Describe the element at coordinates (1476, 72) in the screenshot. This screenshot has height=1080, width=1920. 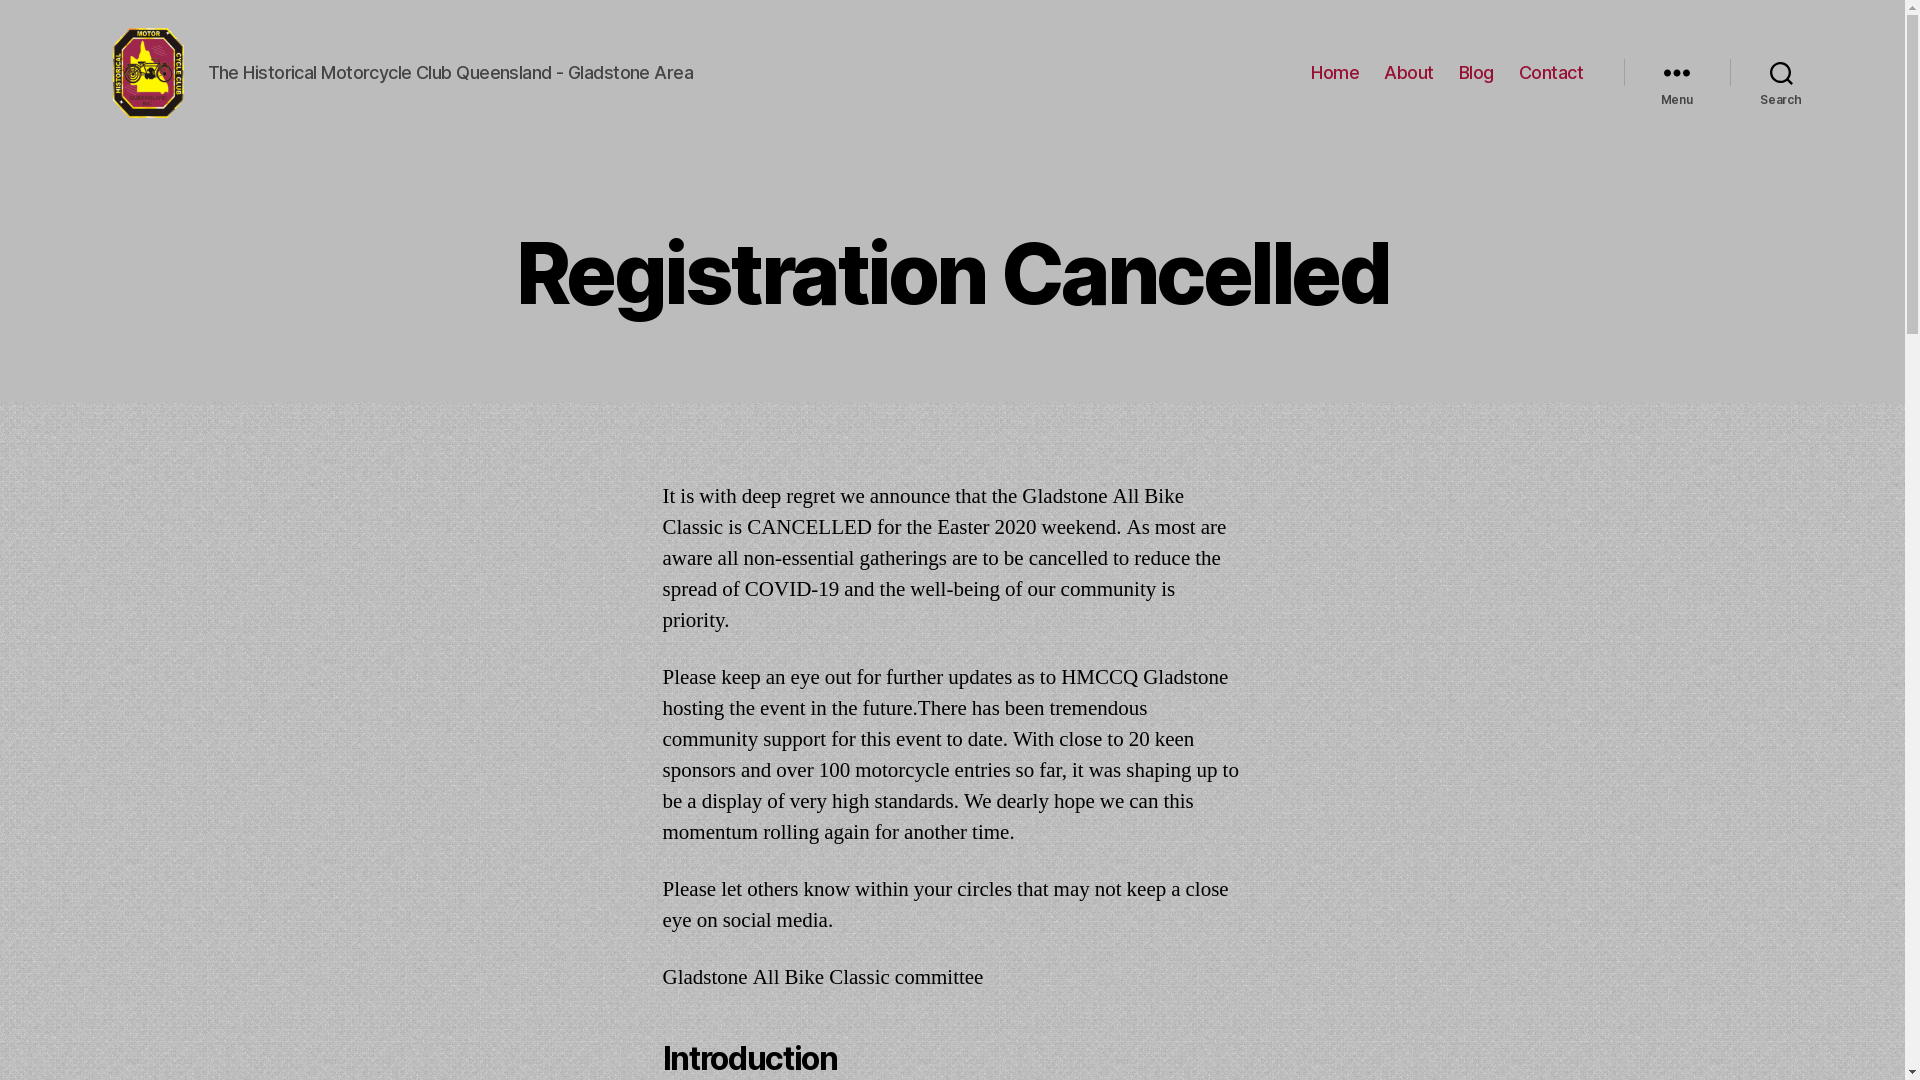
I see `'Blog'` at that location.